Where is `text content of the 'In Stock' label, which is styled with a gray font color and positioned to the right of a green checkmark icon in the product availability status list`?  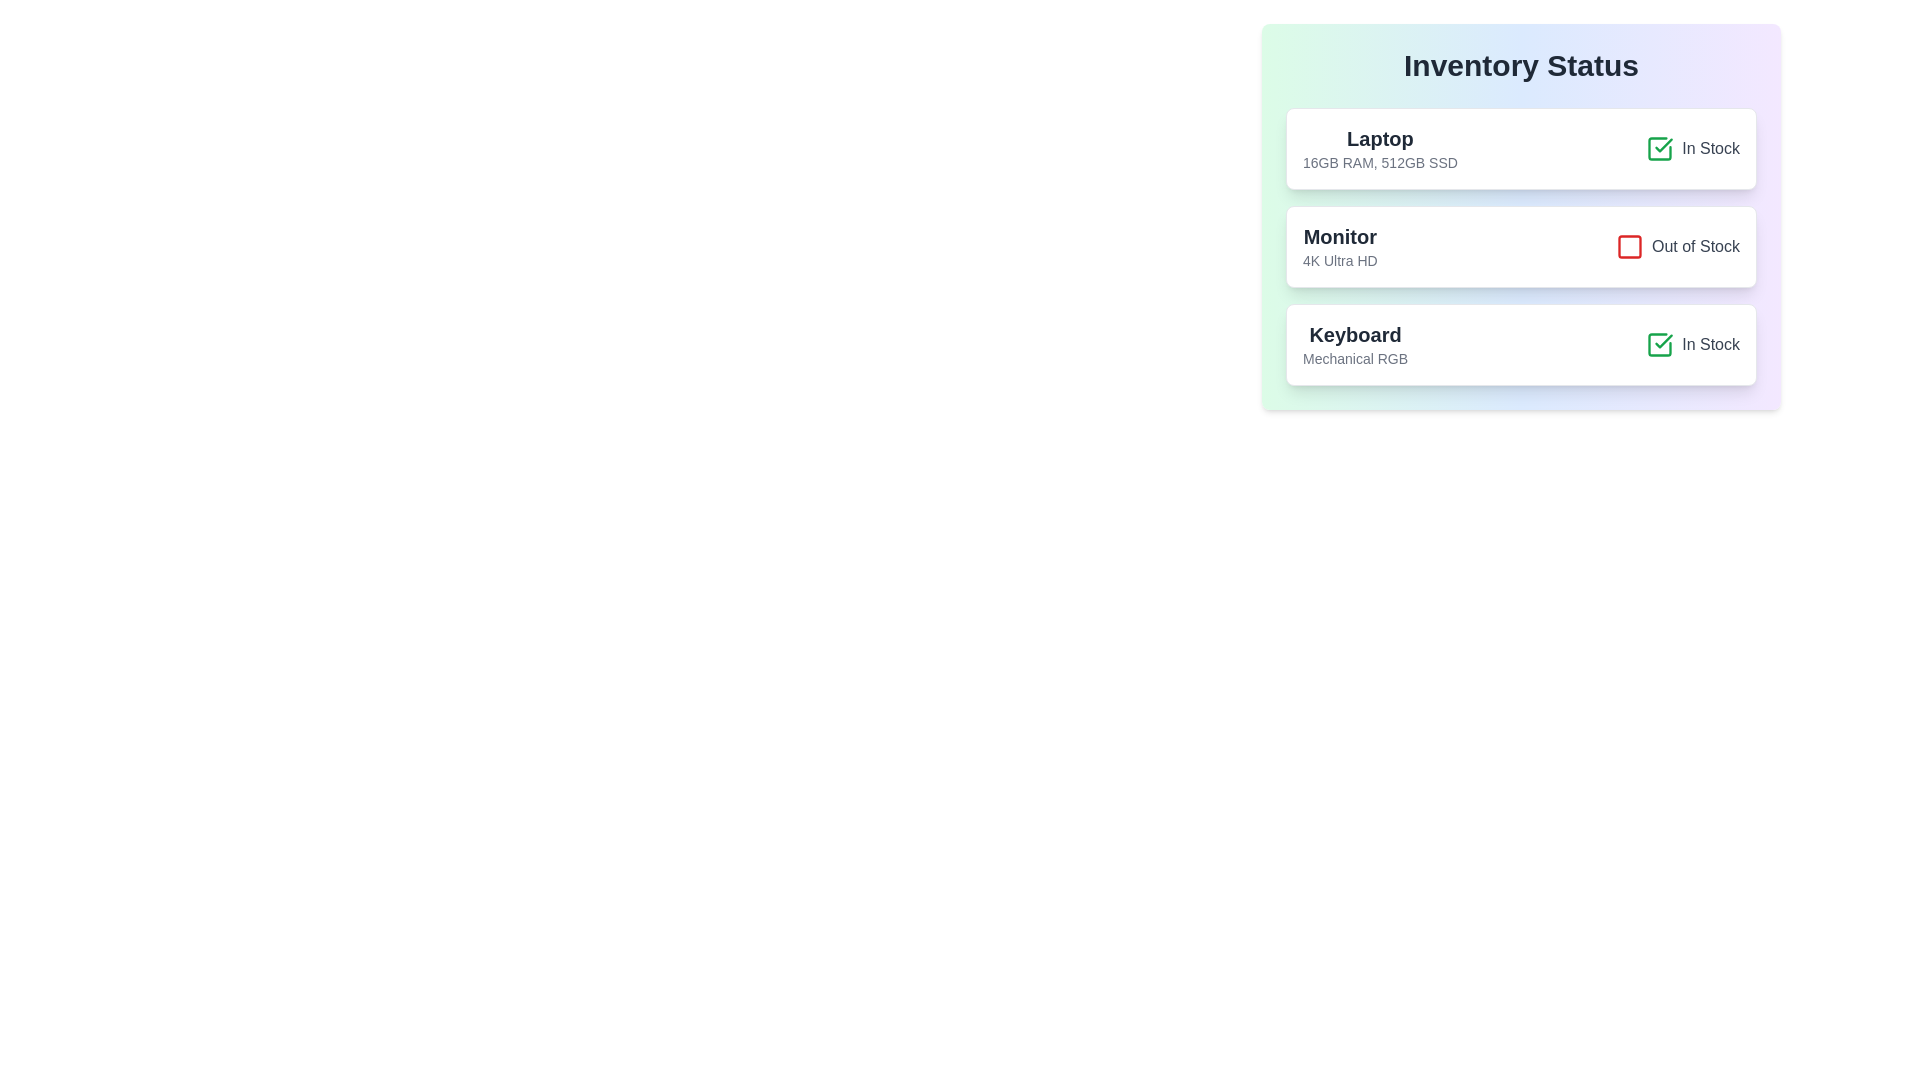 text content of the 'In Stock' label, which is styled with a gray font color and positioned to the right of a green checkmark icon in the product availability status list is located at coordinates (1710, 343).